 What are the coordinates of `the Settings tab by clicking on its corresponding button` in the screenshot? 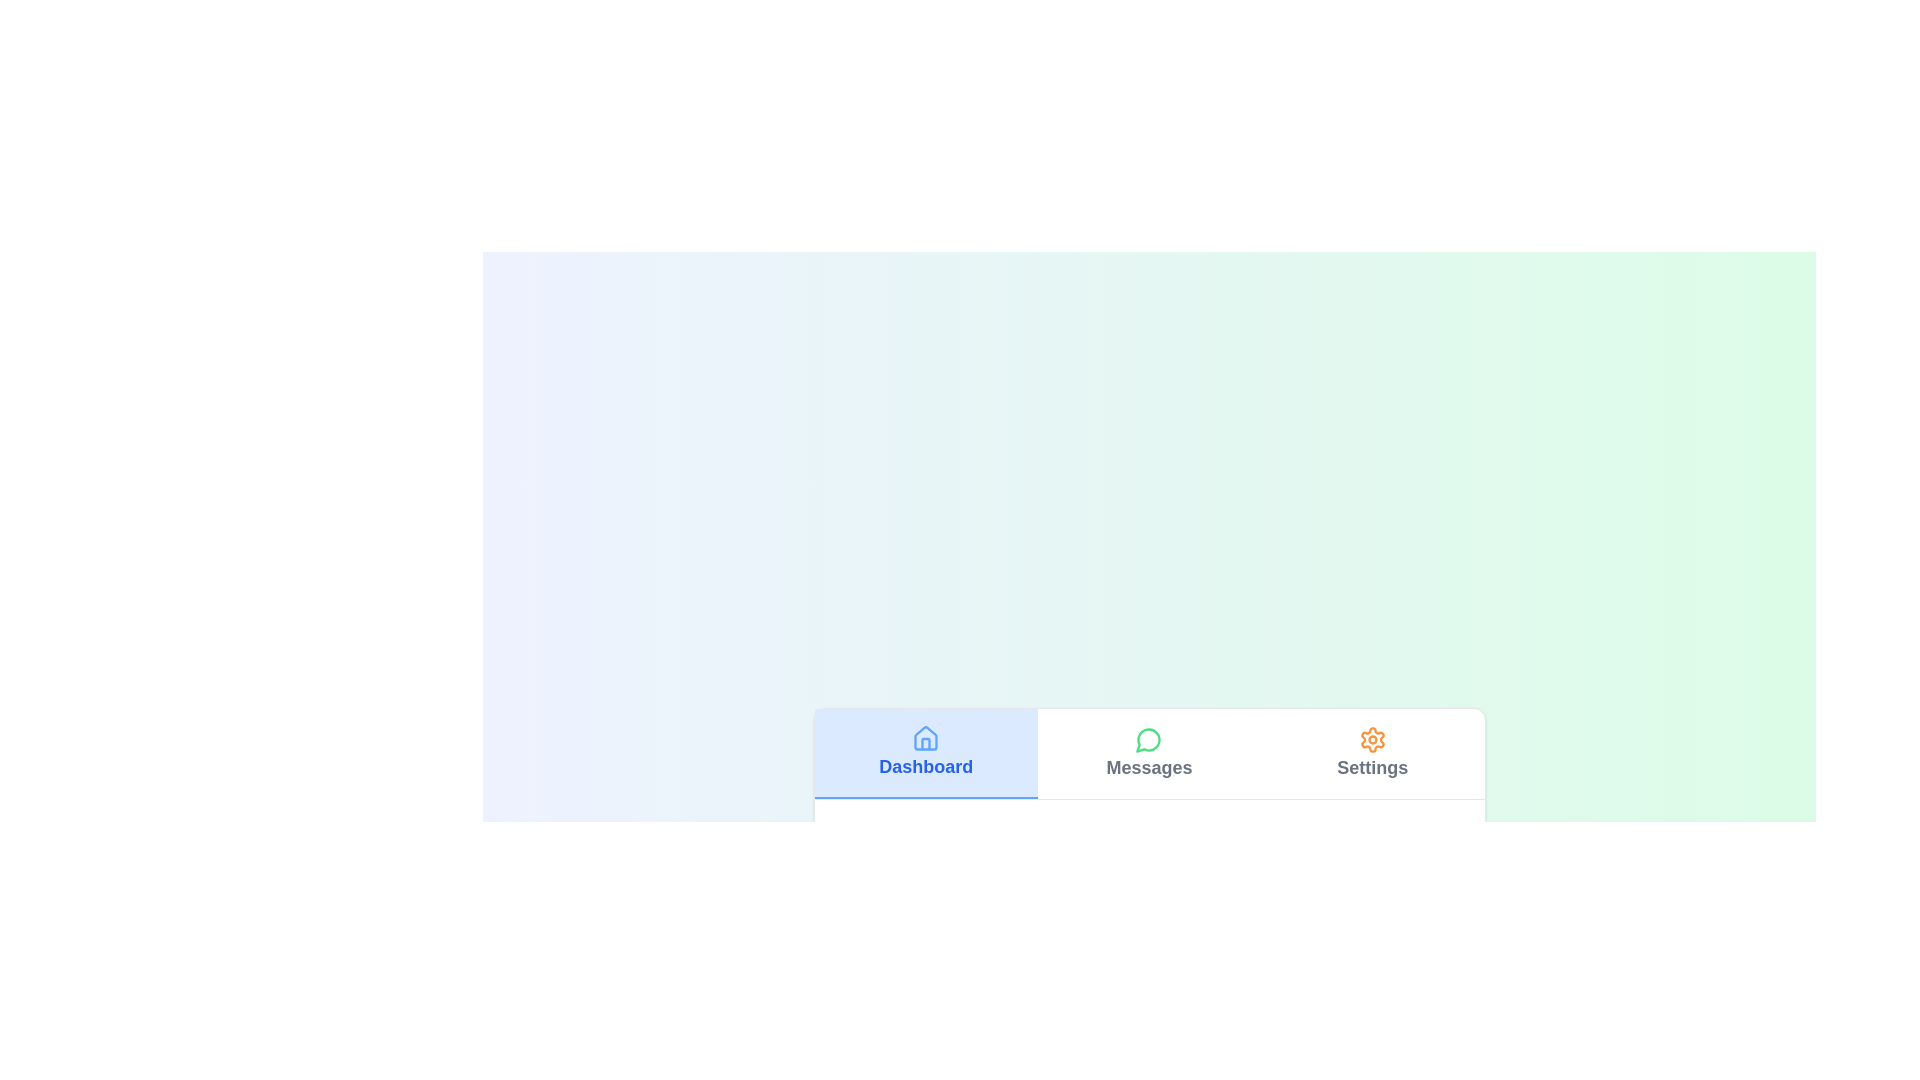 It's located at (1371, 752).